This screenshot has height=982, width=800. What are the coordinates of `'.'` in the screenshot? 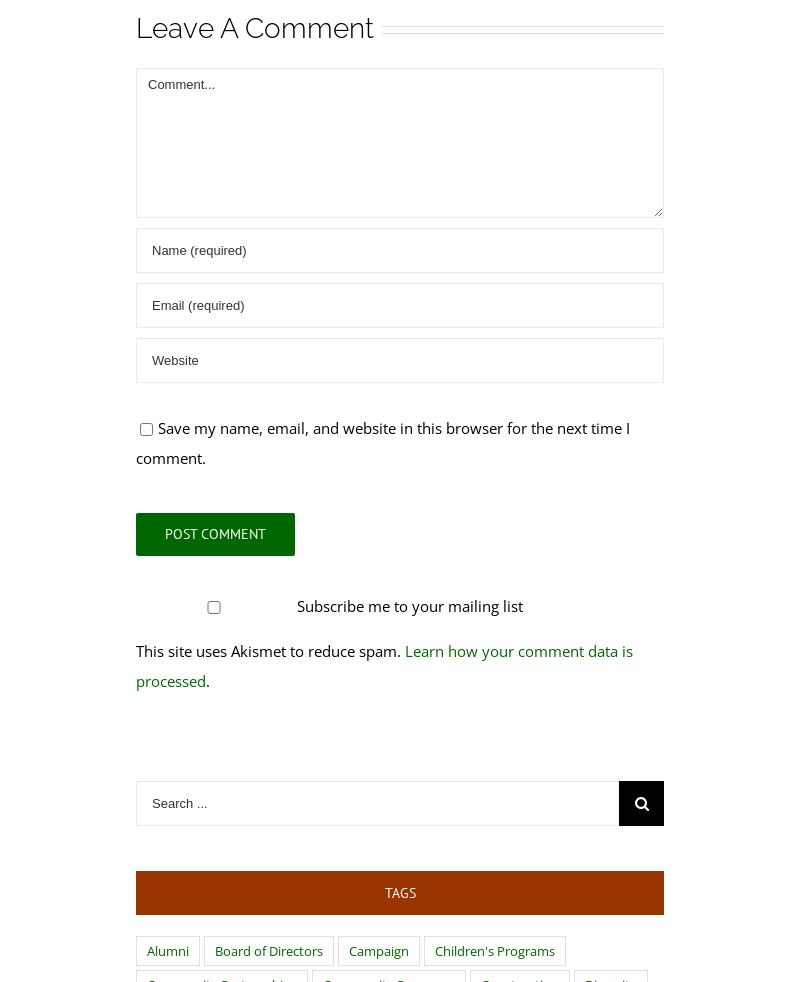 It's located at (208, 679).